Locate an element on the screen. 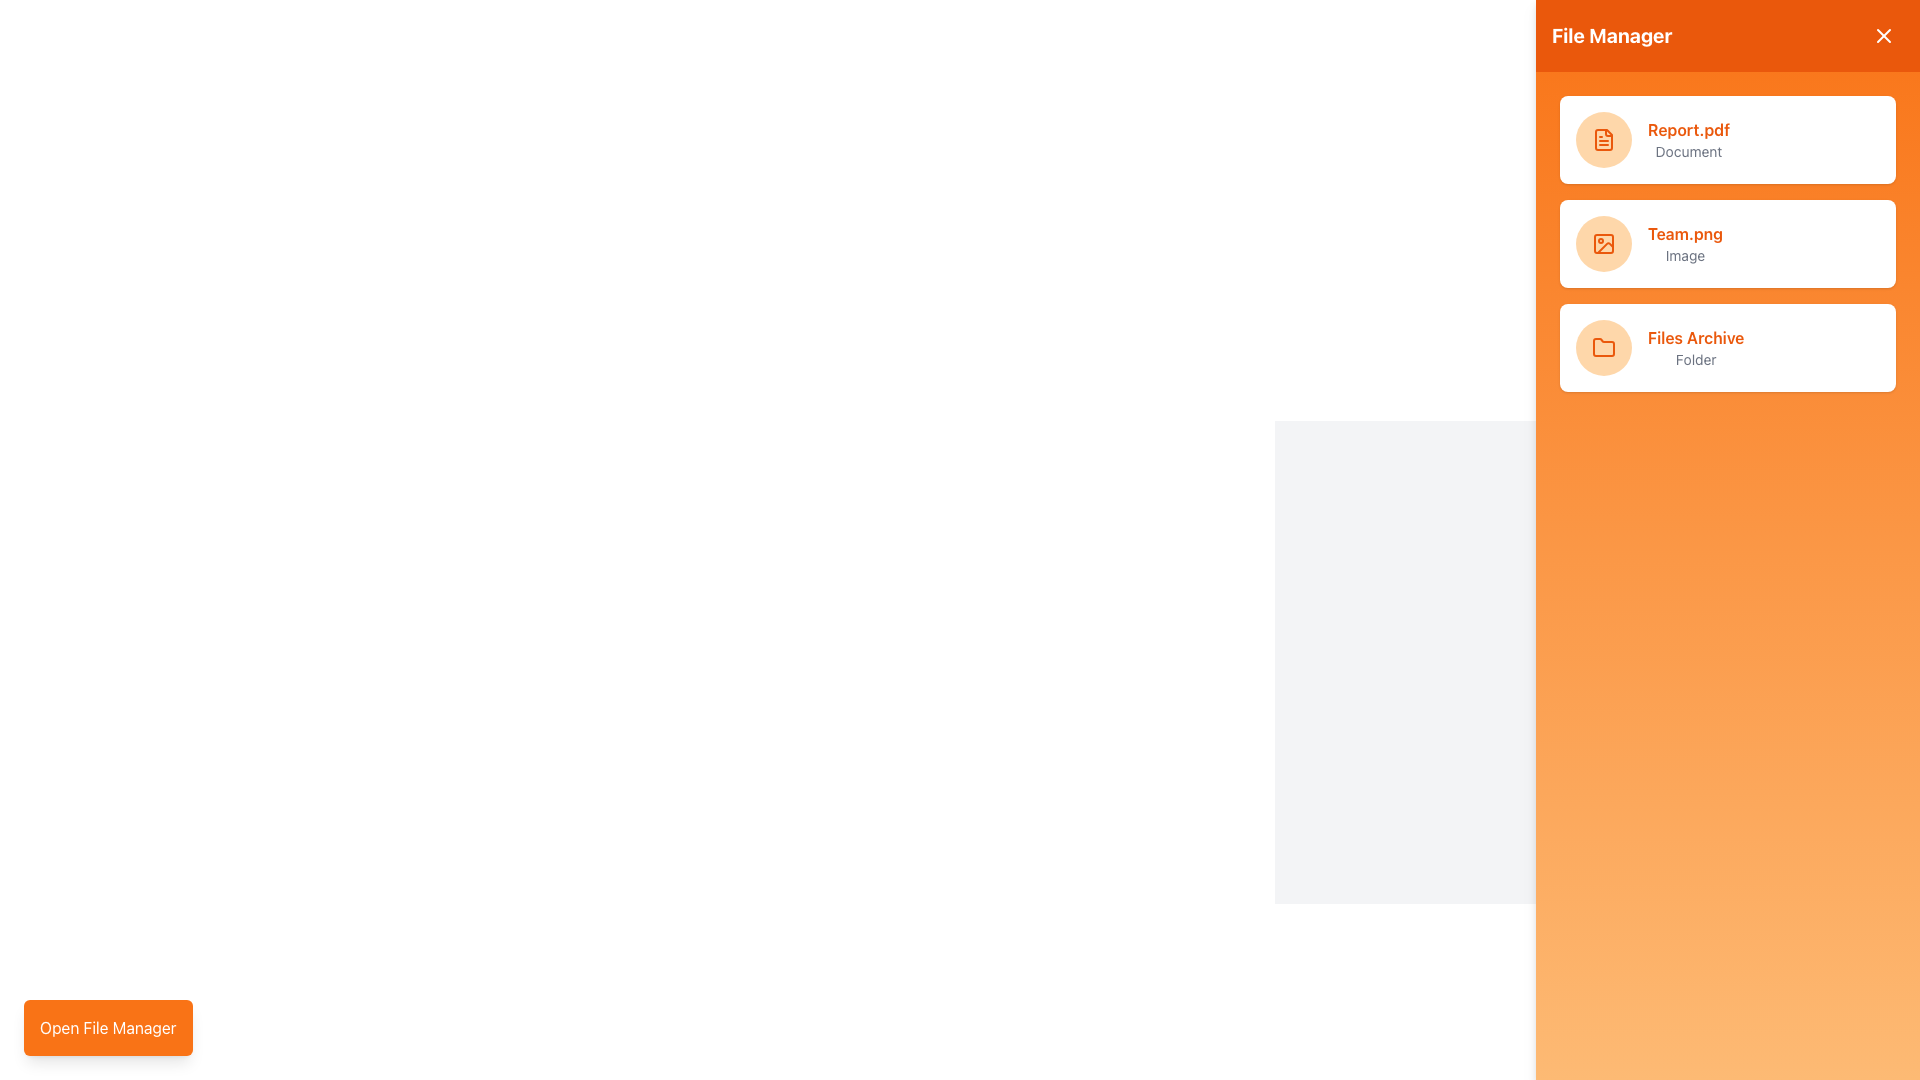 The width and height of the screenshot is (1920, 1080). the orange button labeled 'Open File Manager' to observe the color change is located at coordinates (107, 1028).